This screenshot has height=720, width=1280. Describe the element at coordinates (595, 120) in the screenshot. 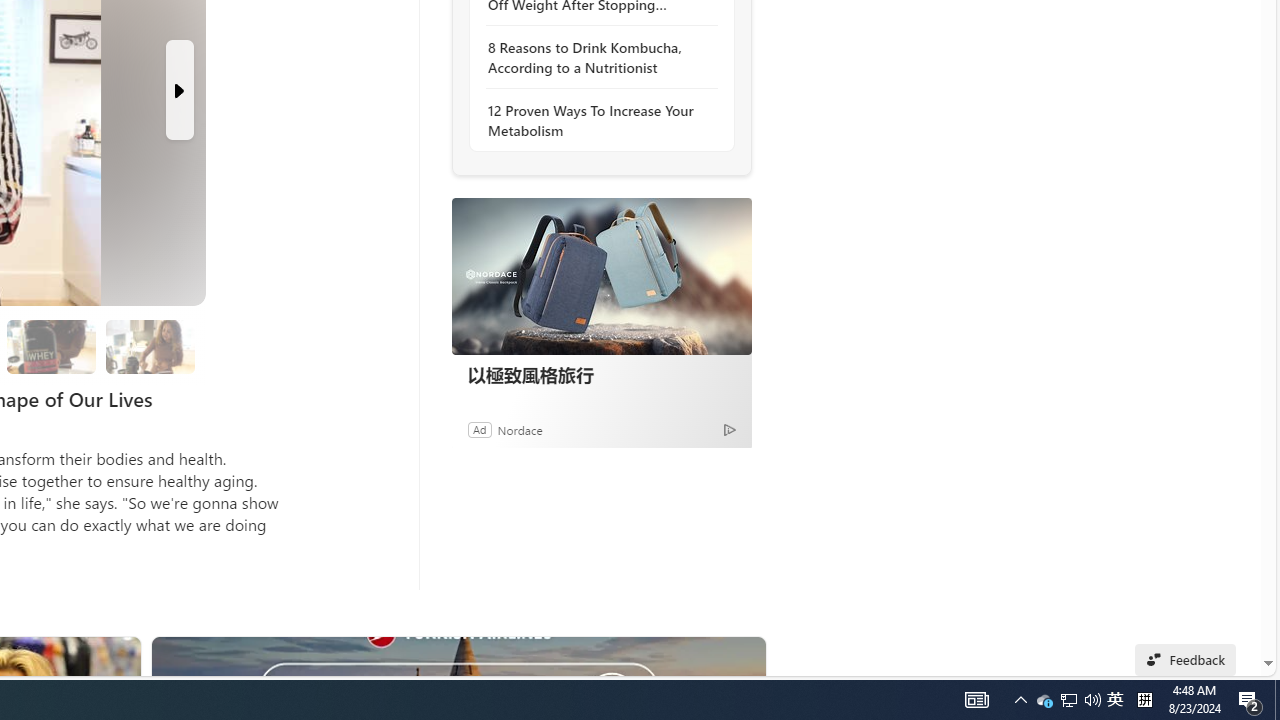

I see `'12 Proven Ways To Increase Your Metabolism'` at that location.